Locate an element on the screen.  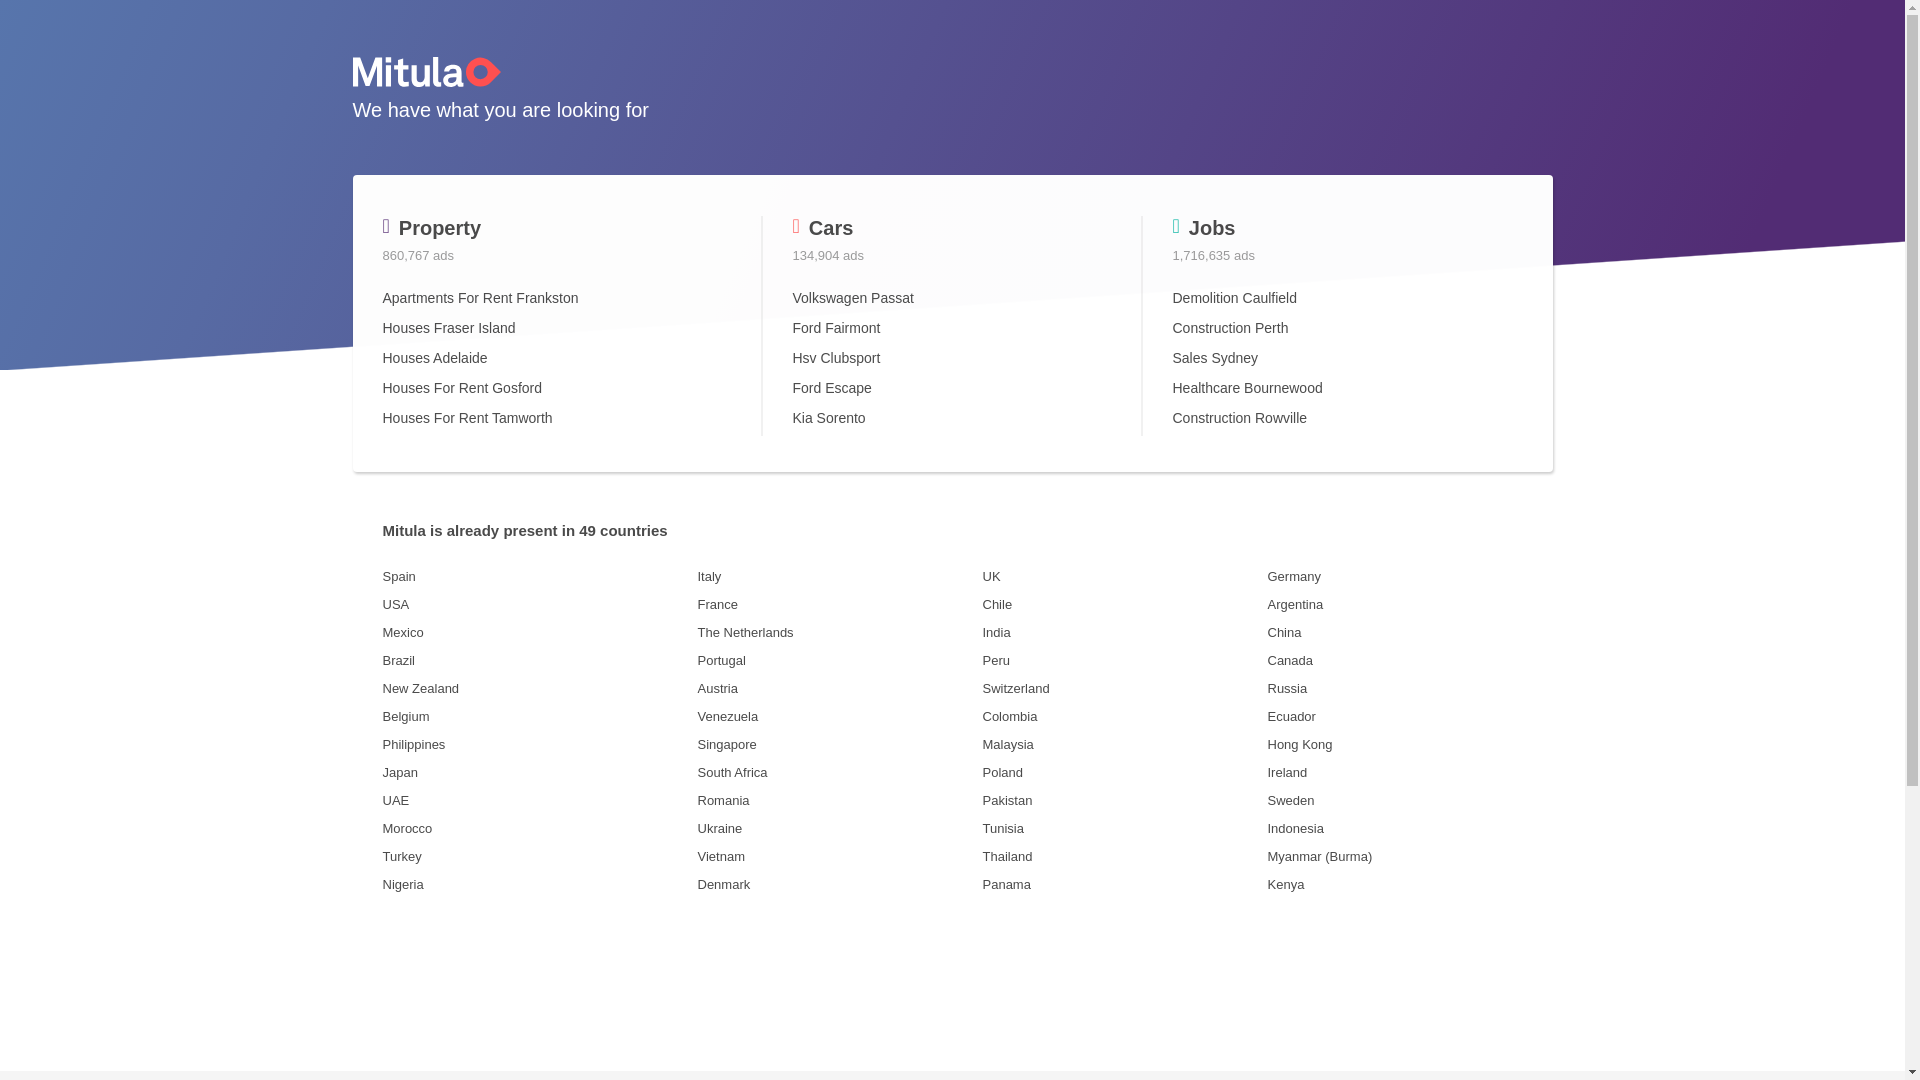
'Jobs' is located at coordinates (1202, 227).